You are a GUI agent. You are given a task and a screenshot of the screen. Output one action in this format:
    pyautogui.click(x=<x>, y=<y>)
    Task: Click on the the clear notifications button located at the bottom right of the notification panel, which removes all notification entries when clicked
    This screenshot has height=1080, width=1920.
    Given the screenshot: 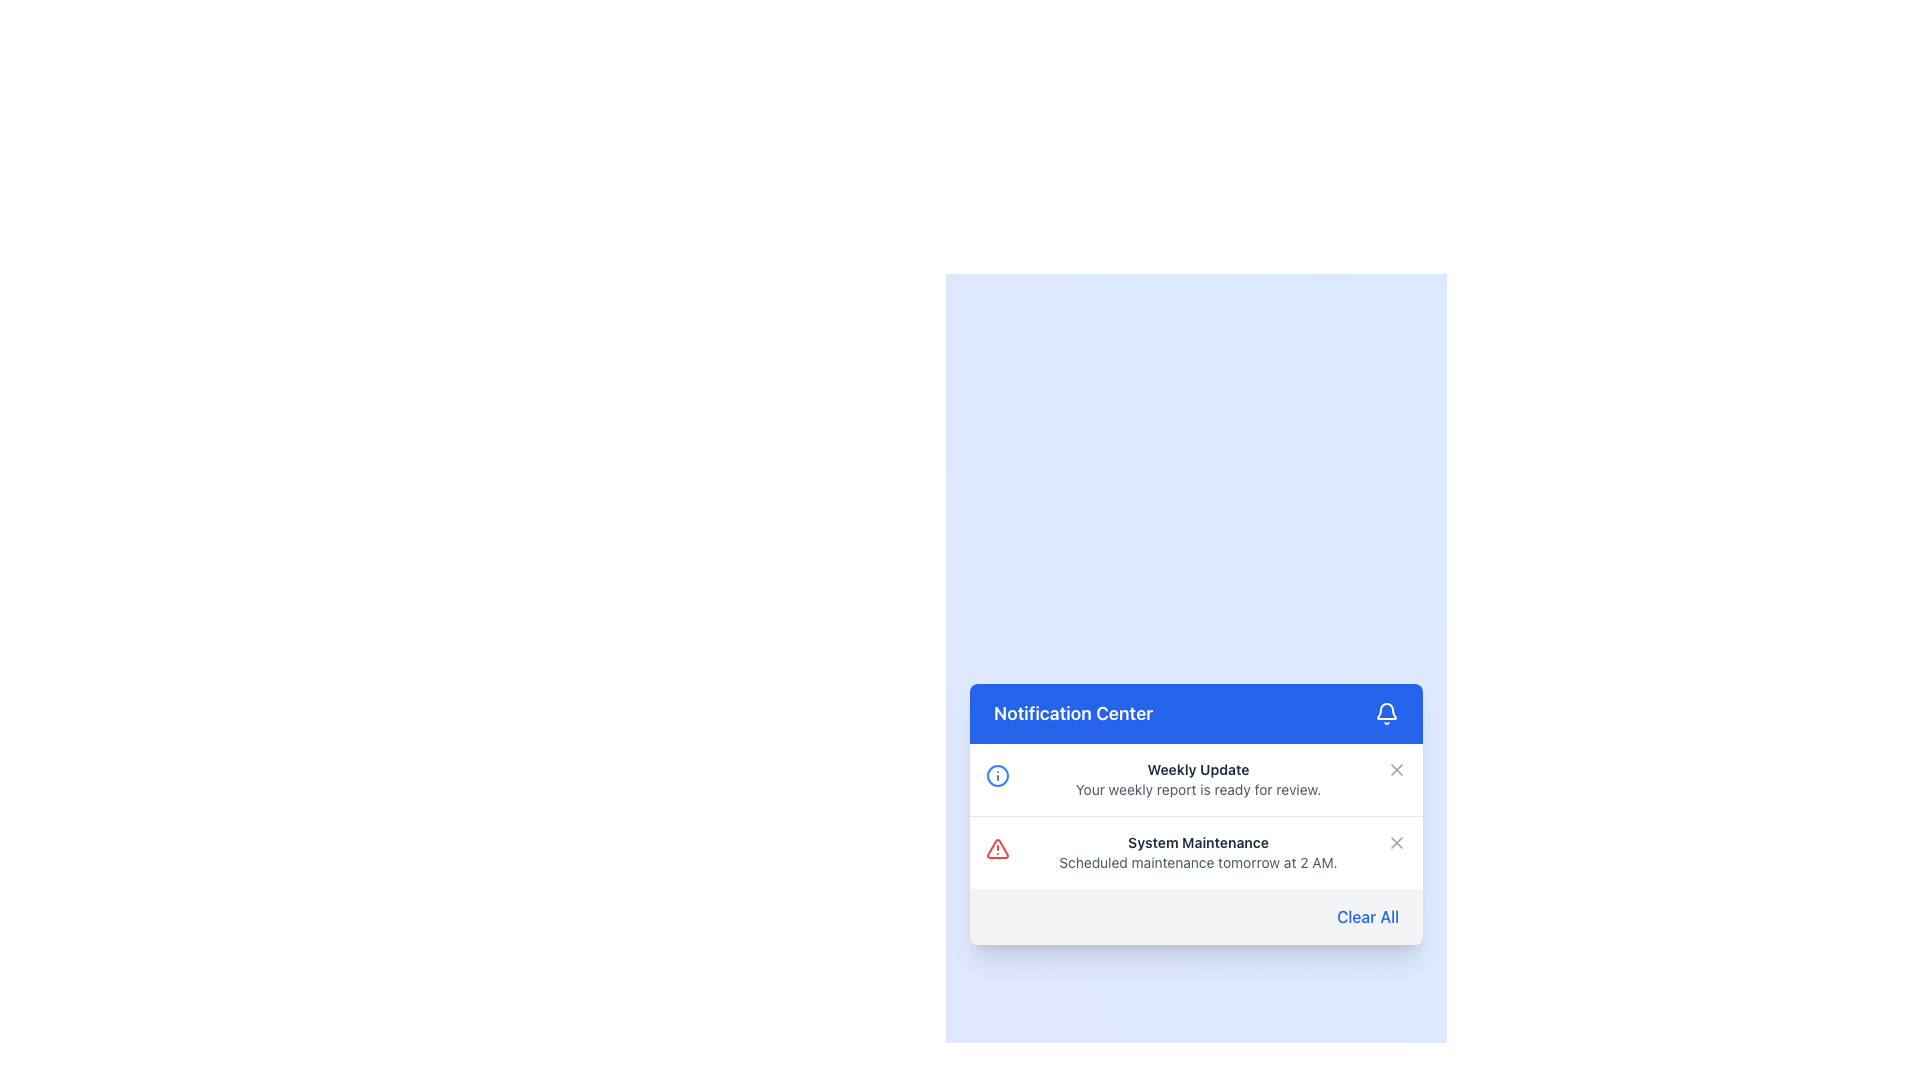 What is the action you would take?
    pyautogui.click(x=1196, y=916)
    